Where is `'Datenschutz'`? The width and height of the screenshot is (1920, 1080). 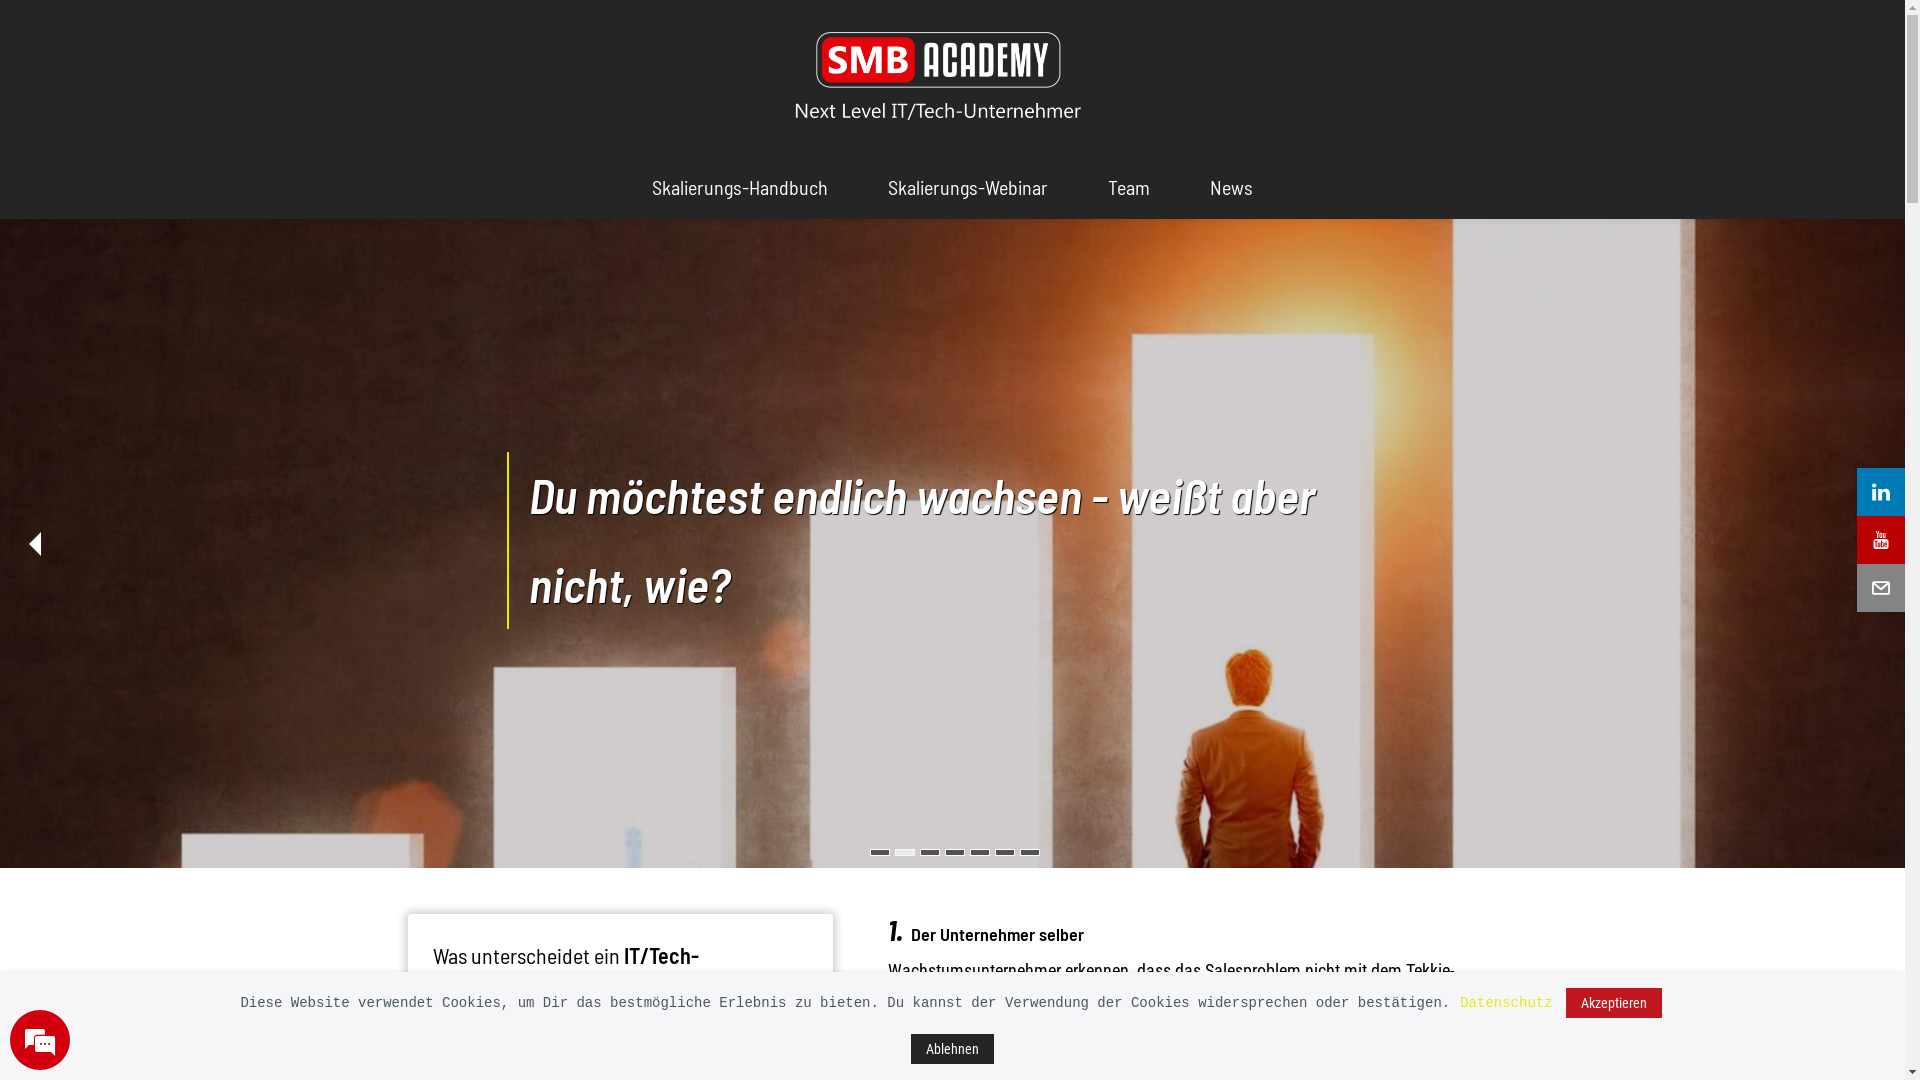 'Datenschutz' is located at coordinates (1506, 1003).